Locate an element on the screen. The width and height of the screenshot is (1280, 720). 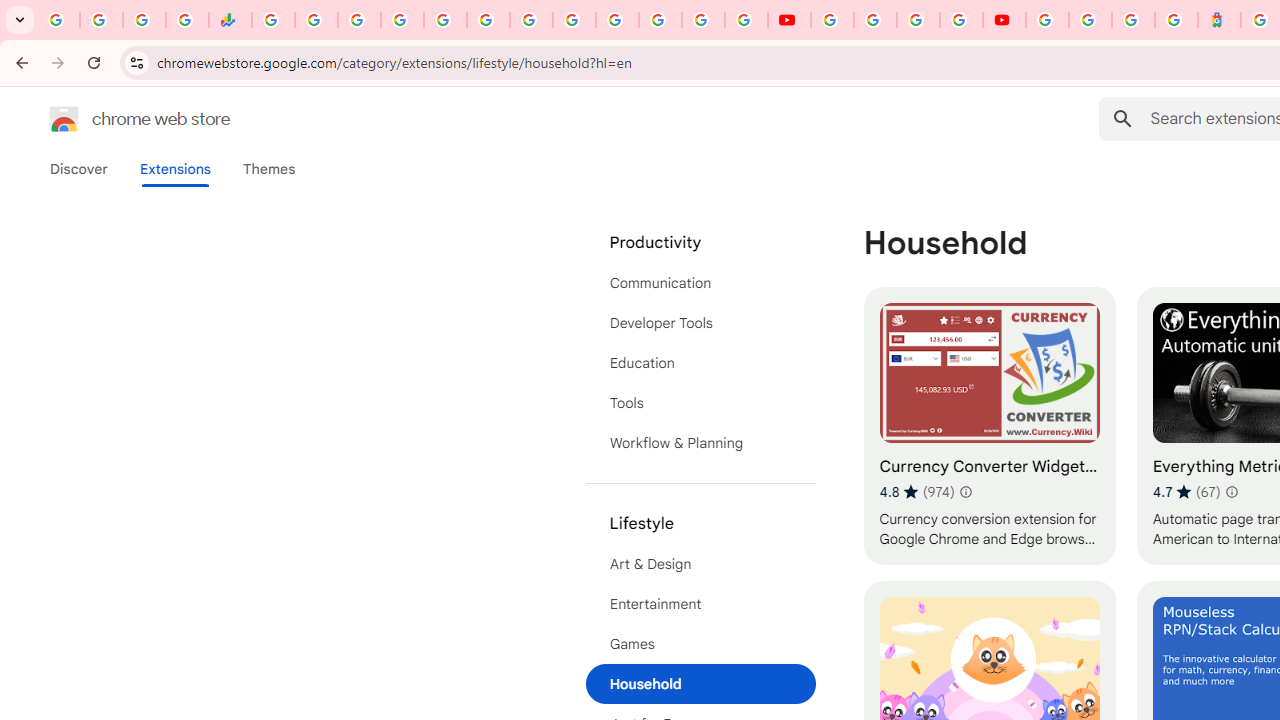
'Education' is located at coordinates (700, 362).